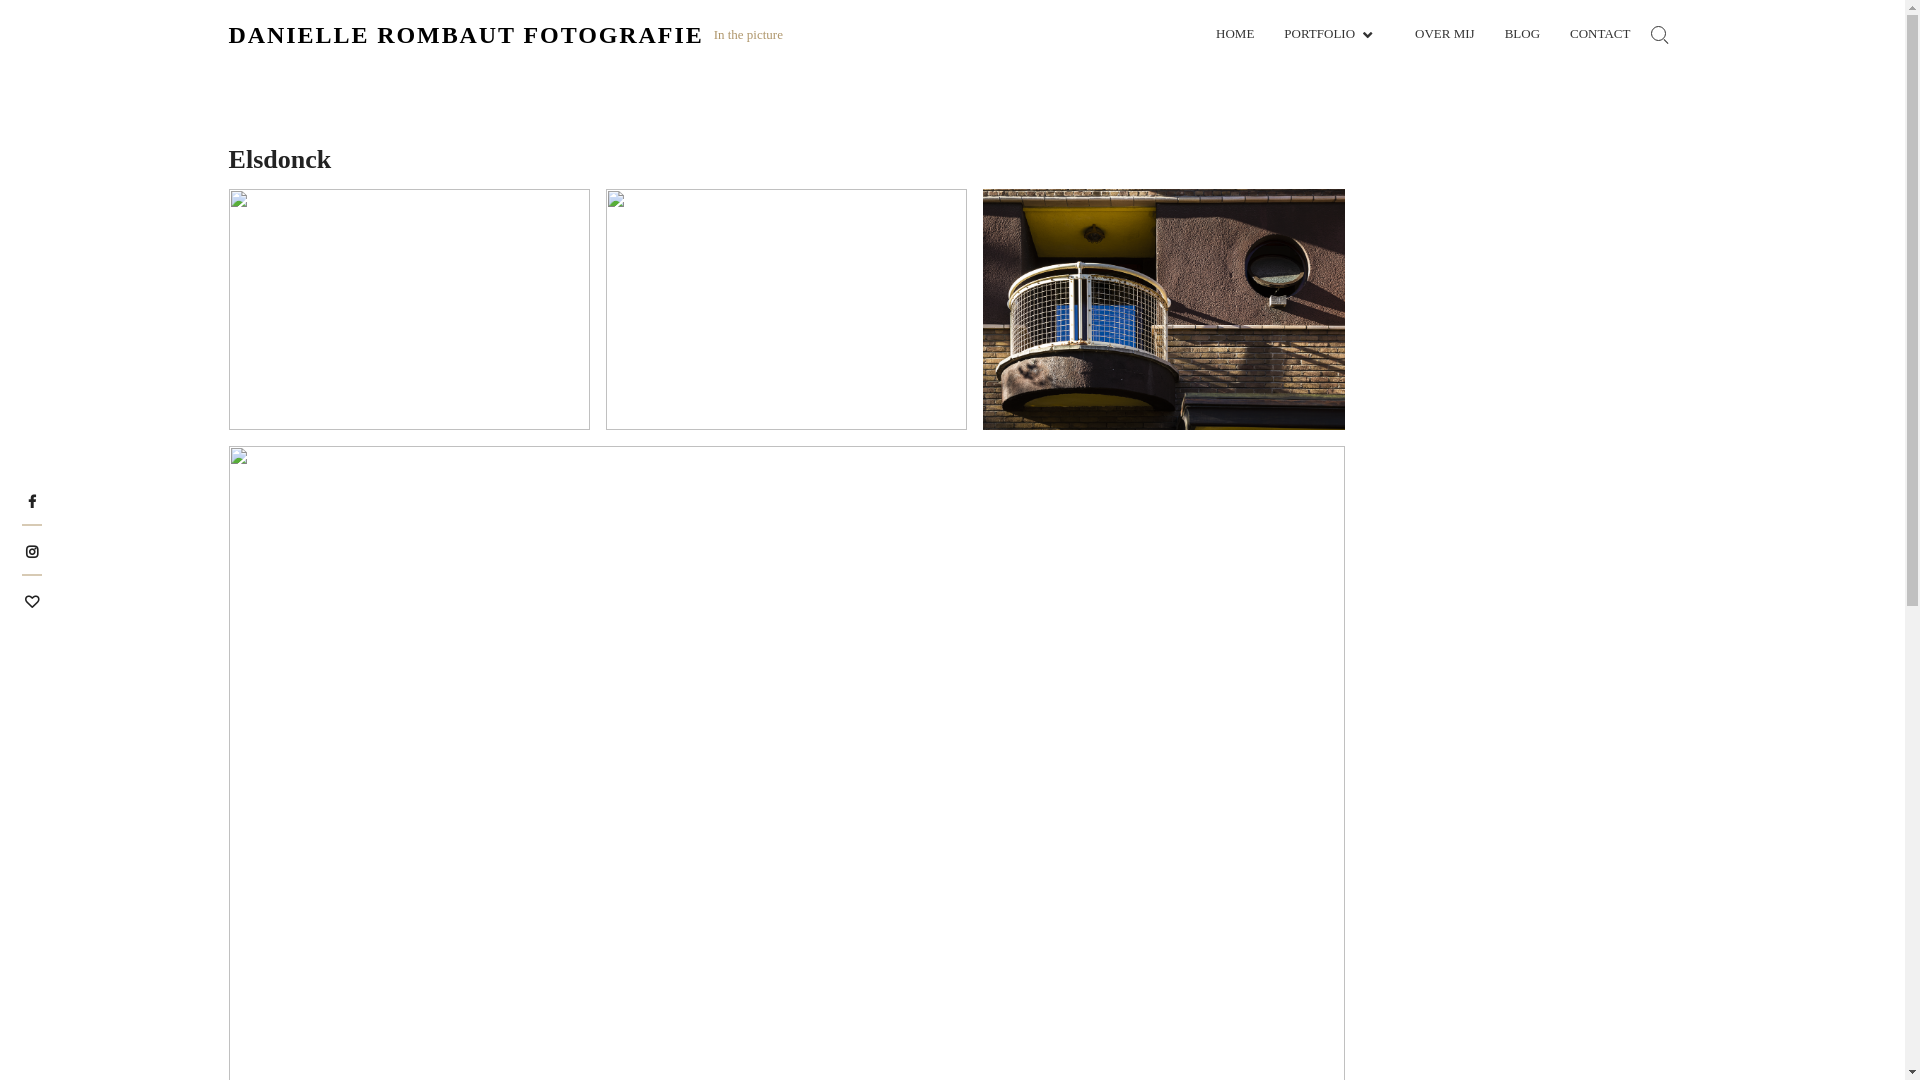 The width and height of the screenshot is (1920, 1080). Describe the element at coordinates (465, 34) in the screenshot. I see `'DANIELLE ROMBAUT FOTOGRAFIE'` at that location.